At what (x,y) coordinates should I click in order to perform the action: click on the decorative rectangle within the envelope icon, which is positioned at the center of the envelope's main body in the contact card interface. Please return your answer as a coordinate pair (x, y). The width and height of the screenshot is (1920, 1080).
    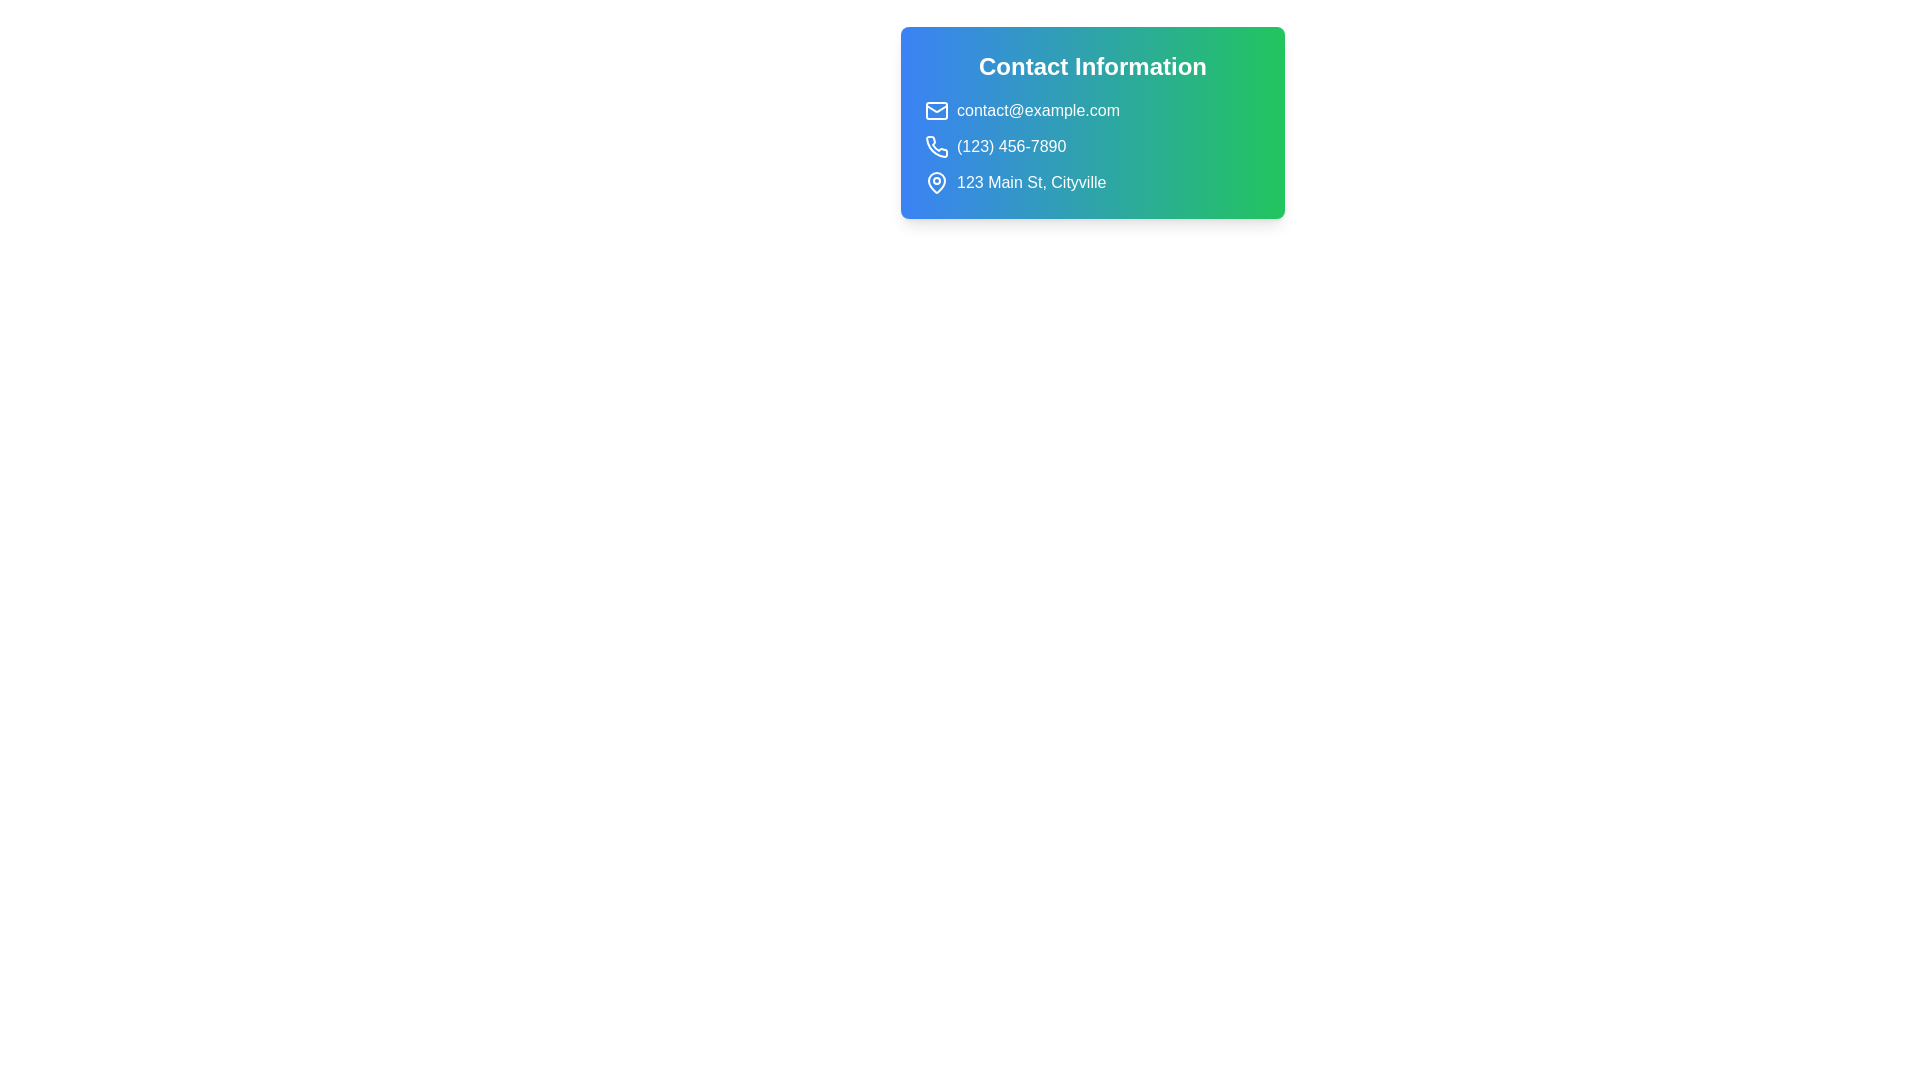
    Looking at the image, I should click on (935, 111).